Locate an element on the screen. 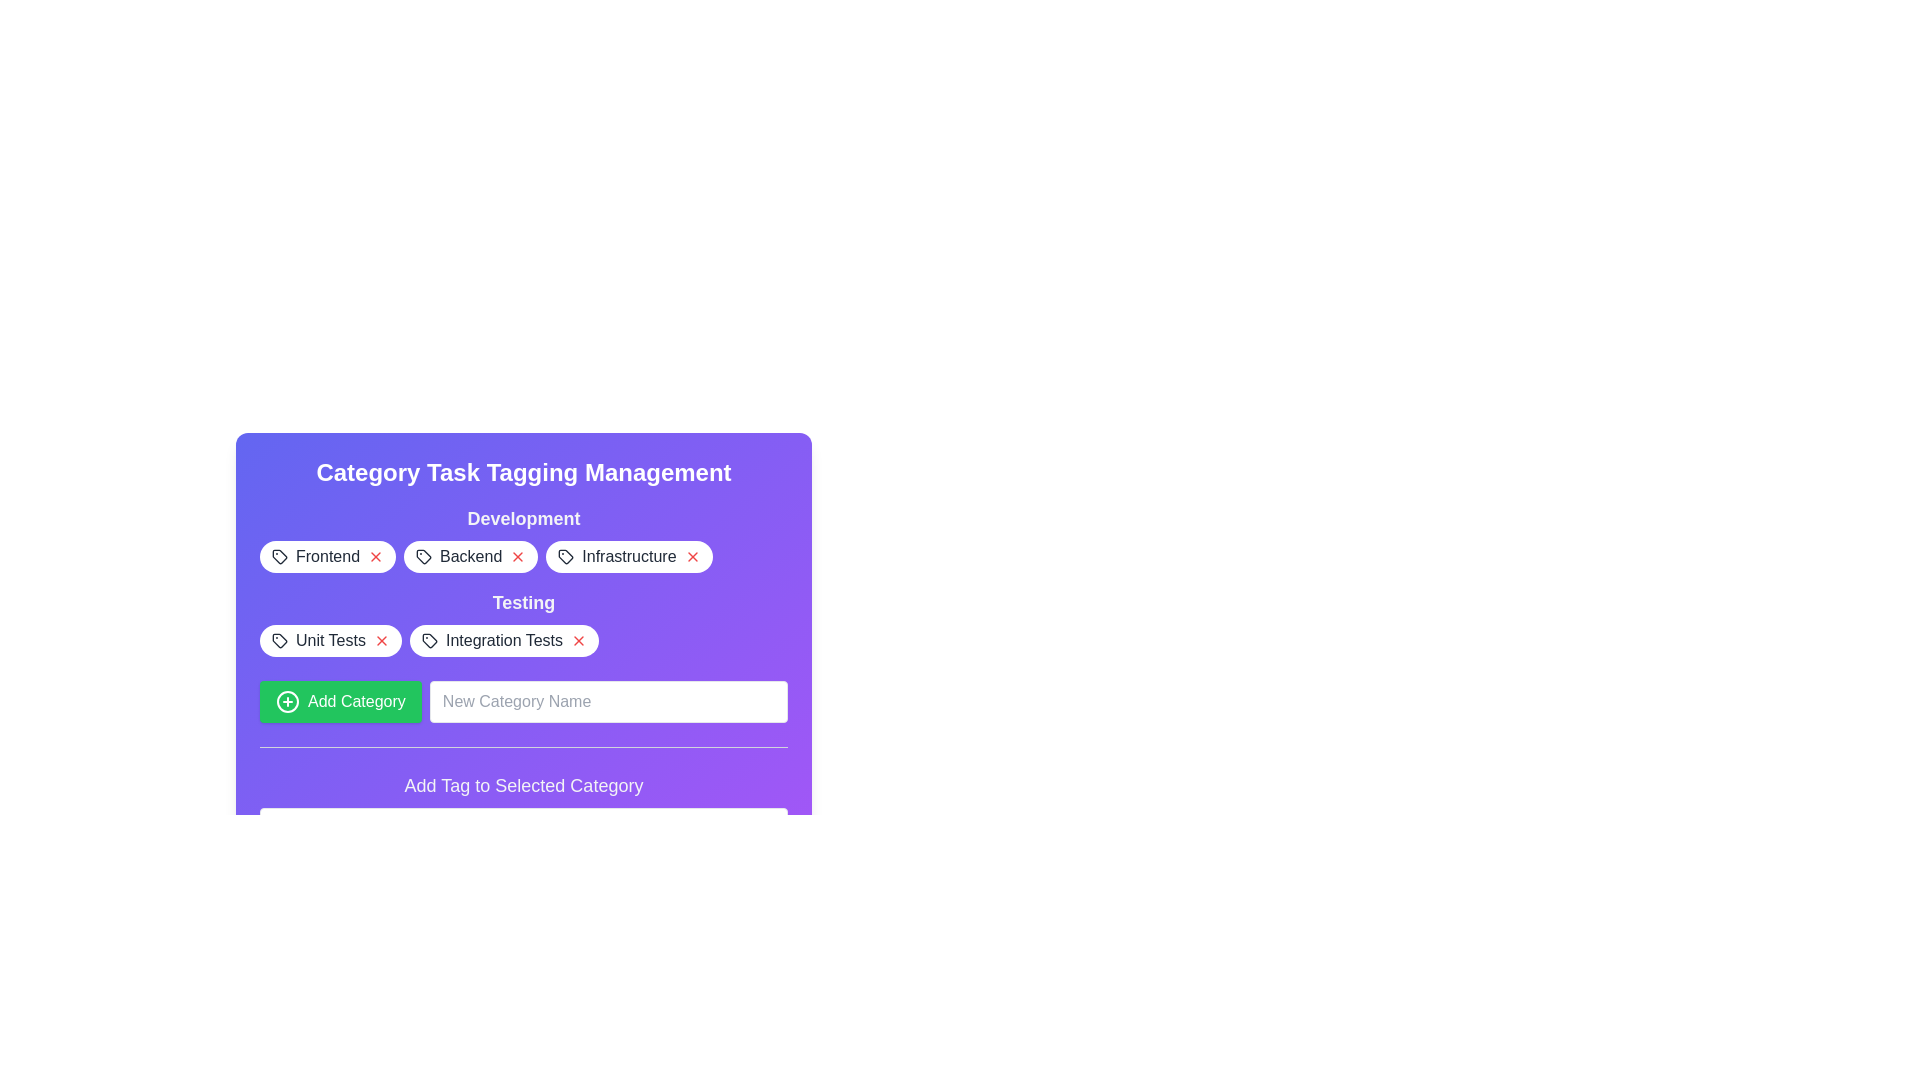 The width and height of the screenshot is (1920, 1080). the red cross icon on the first tag labeled 'Frontend' is located at coordinates (327, 556).